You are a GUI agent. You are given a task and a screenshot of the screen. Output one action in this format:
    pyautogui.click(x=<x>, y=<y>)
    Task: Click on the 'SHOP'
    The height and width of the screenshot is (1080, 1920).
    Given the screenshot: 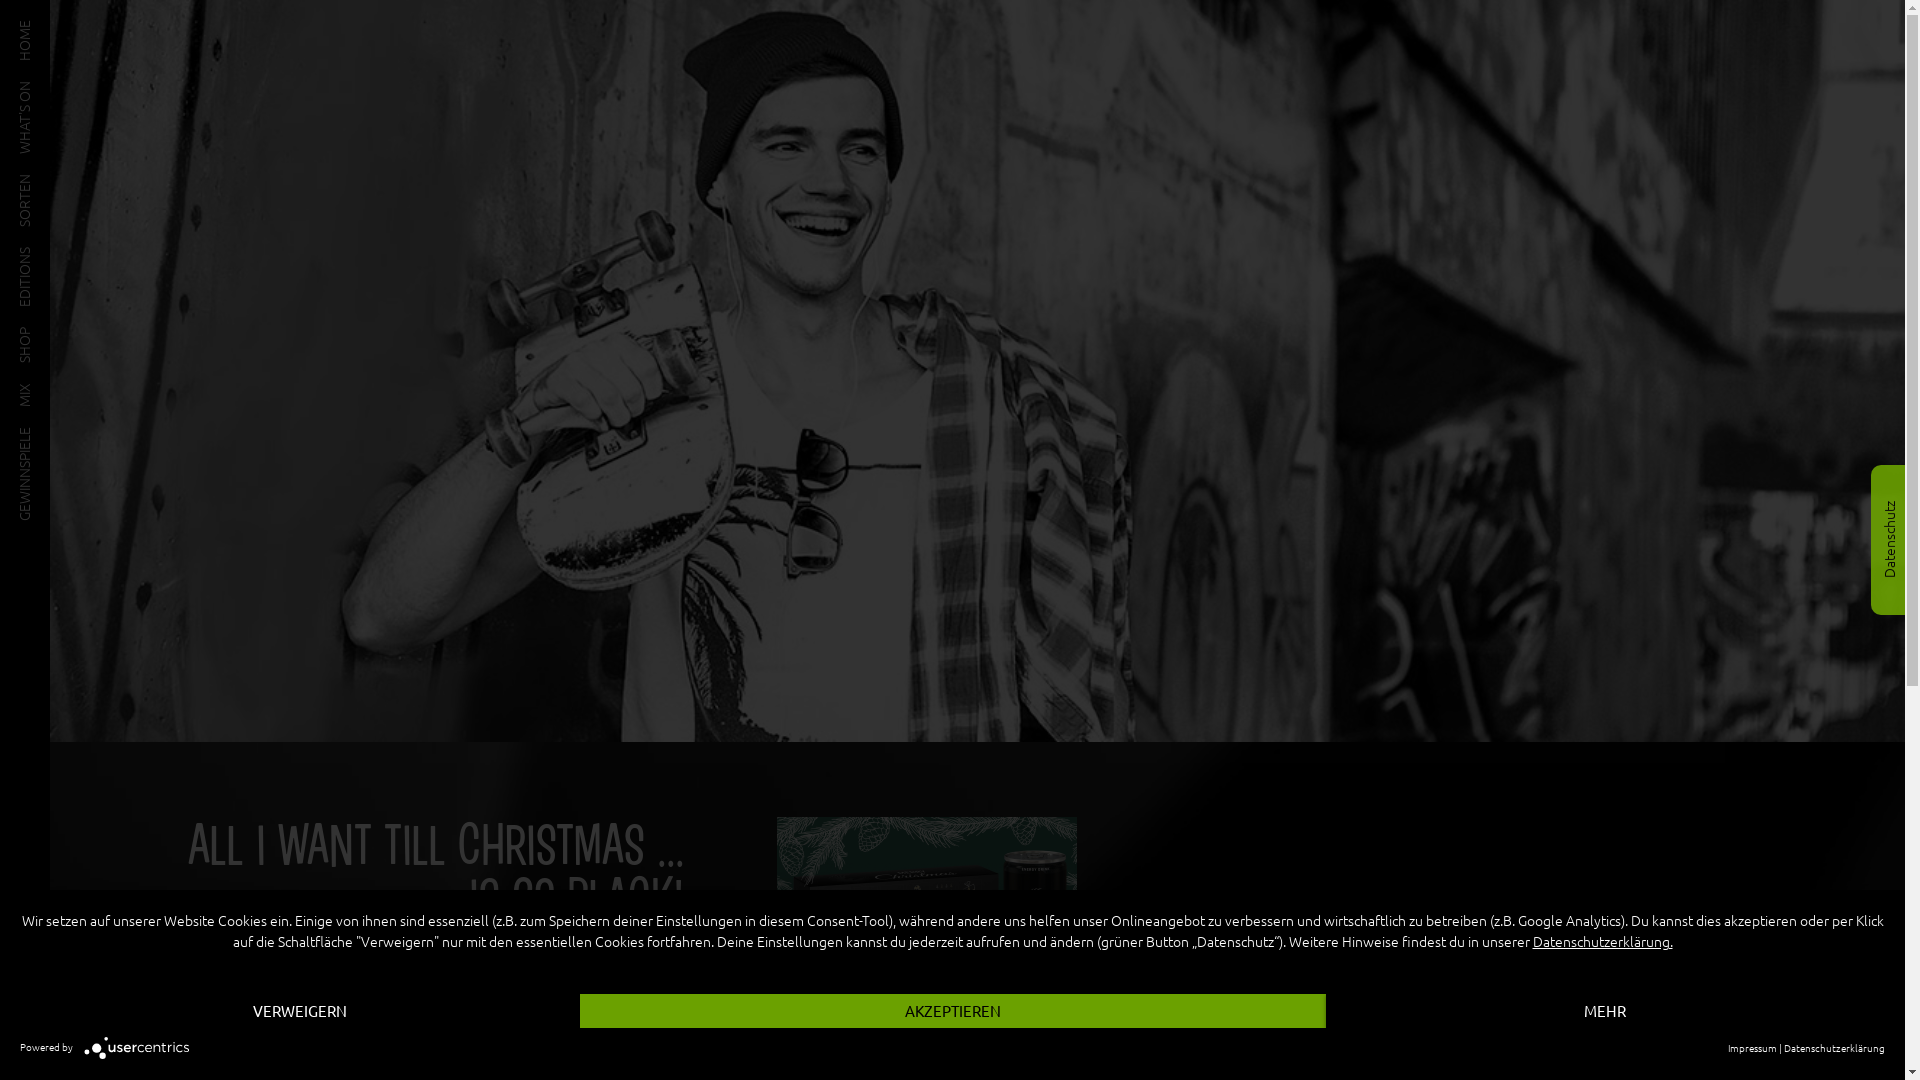 What is the action you would take?
    pyautogui.click(x=35, y=333)
    